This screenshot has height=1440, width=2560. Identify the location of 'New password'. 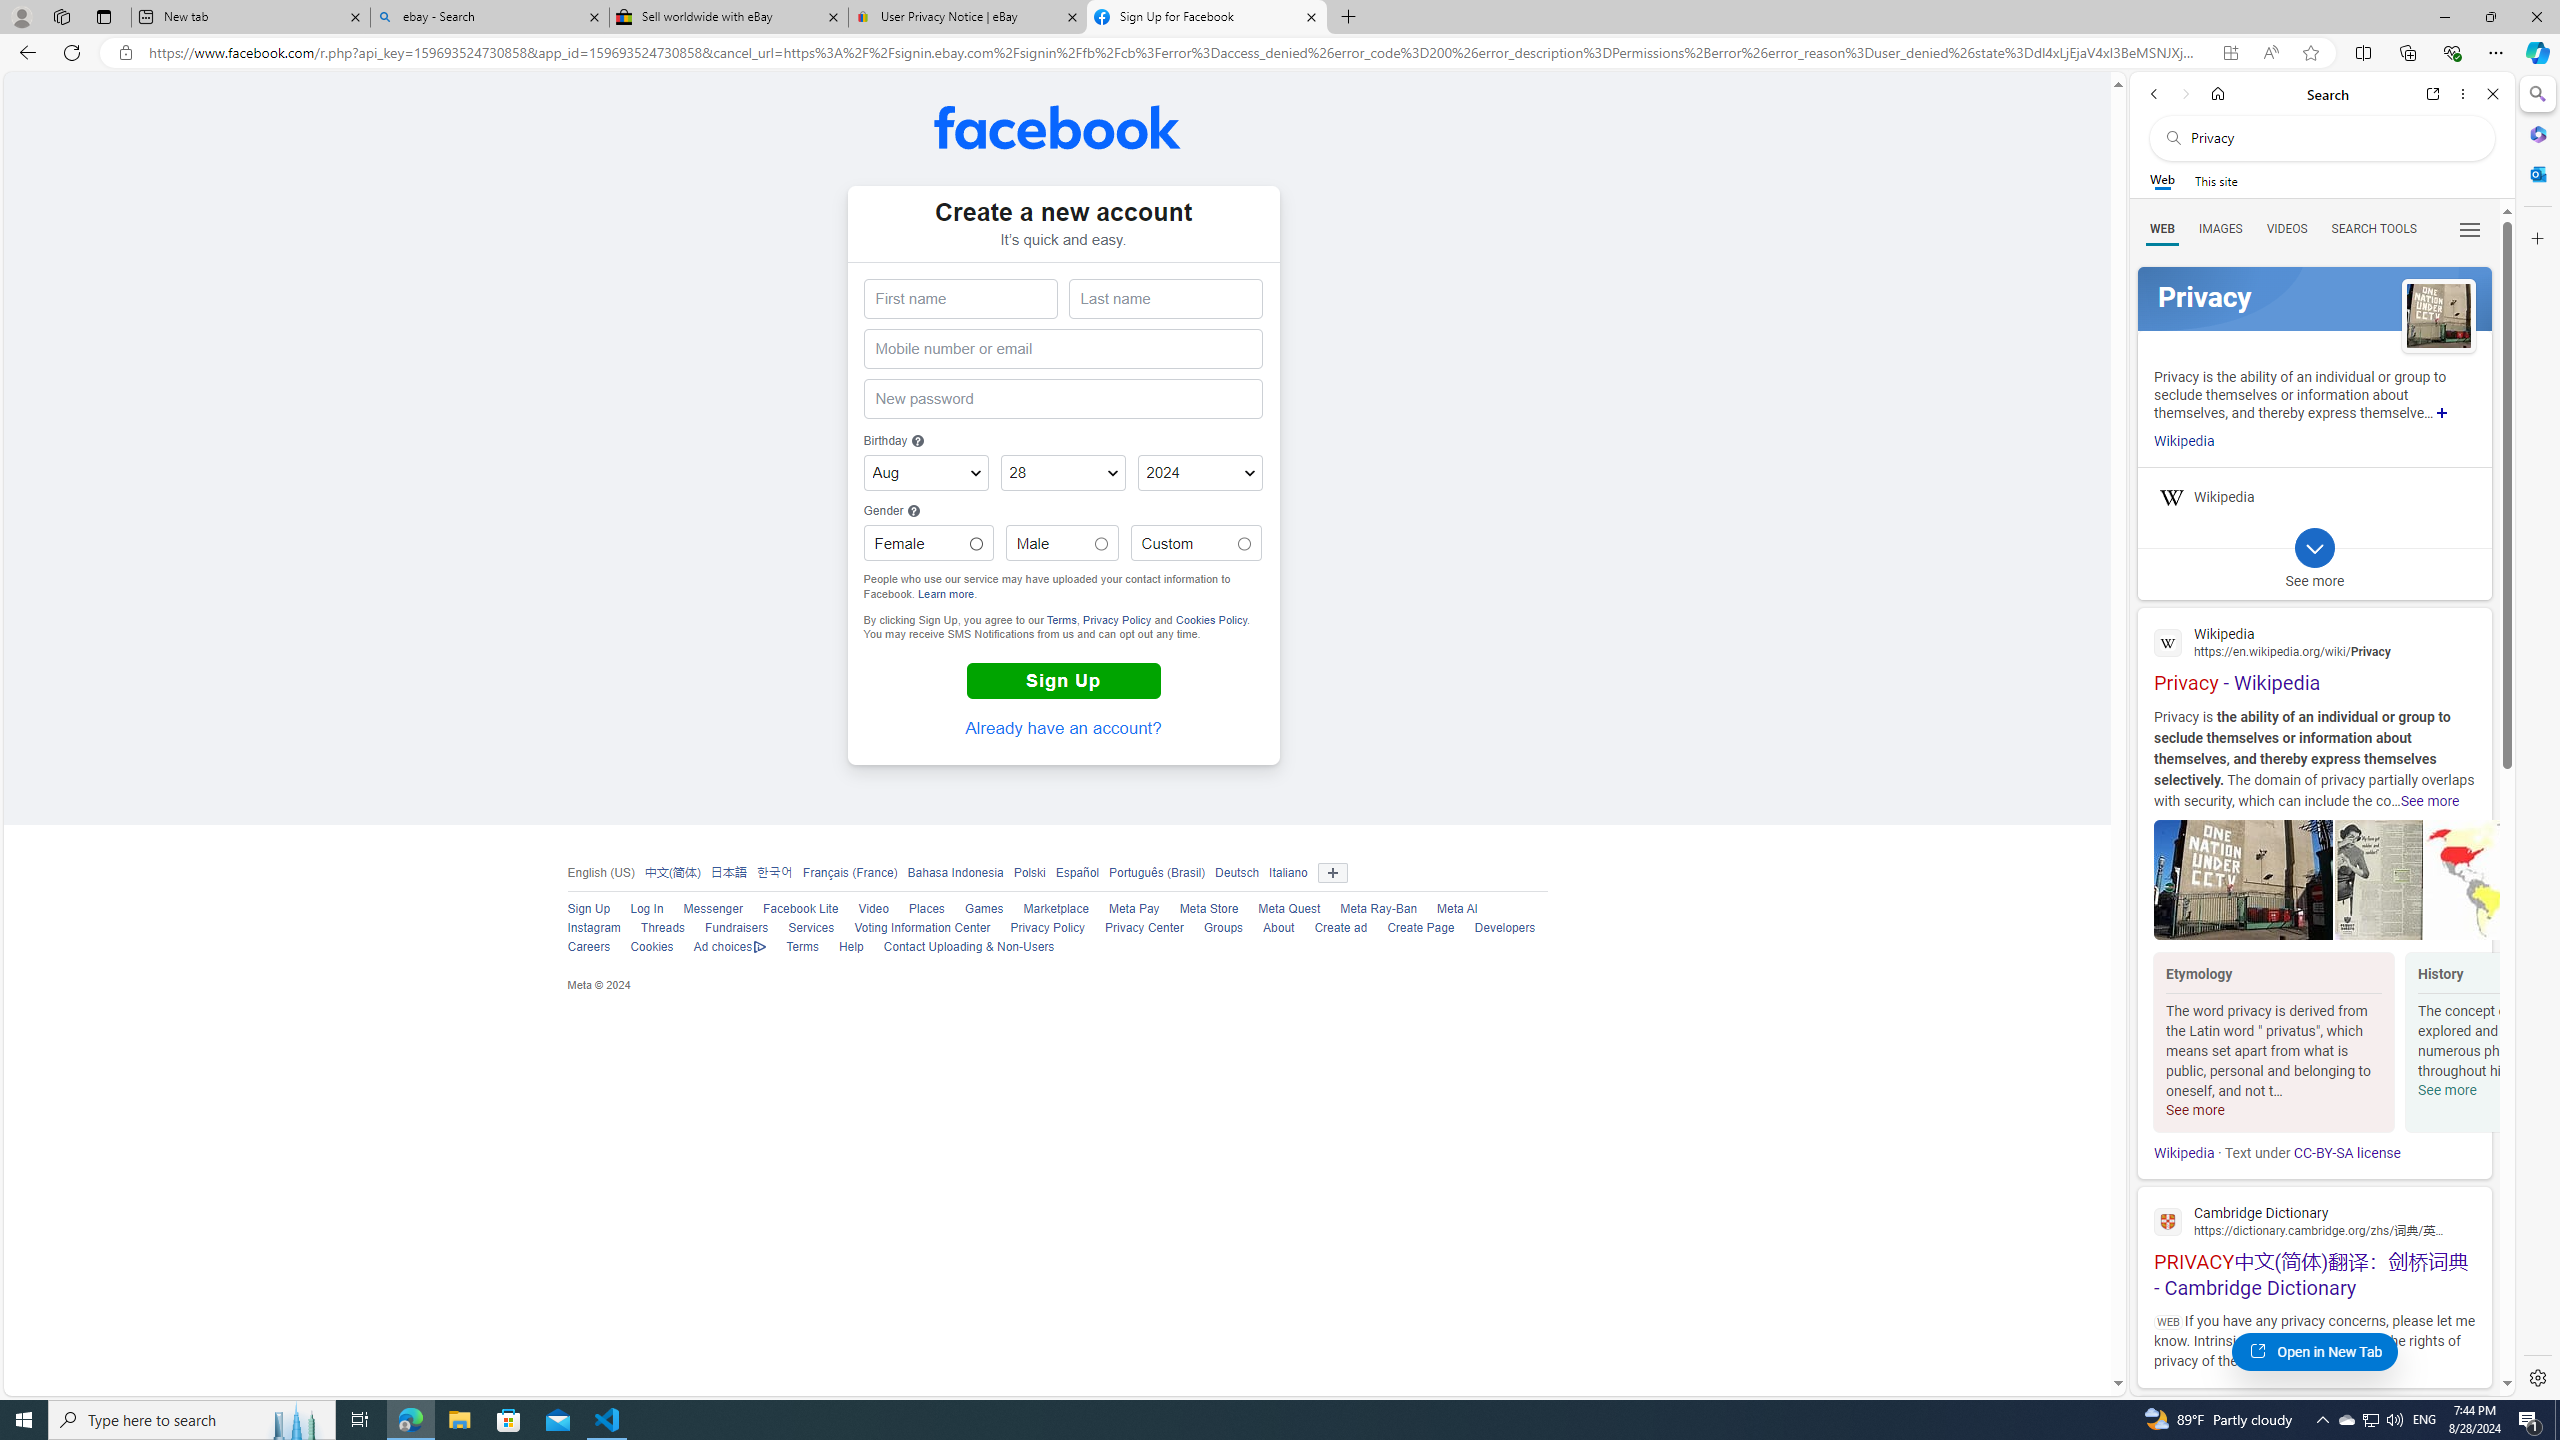
(1061, 398).